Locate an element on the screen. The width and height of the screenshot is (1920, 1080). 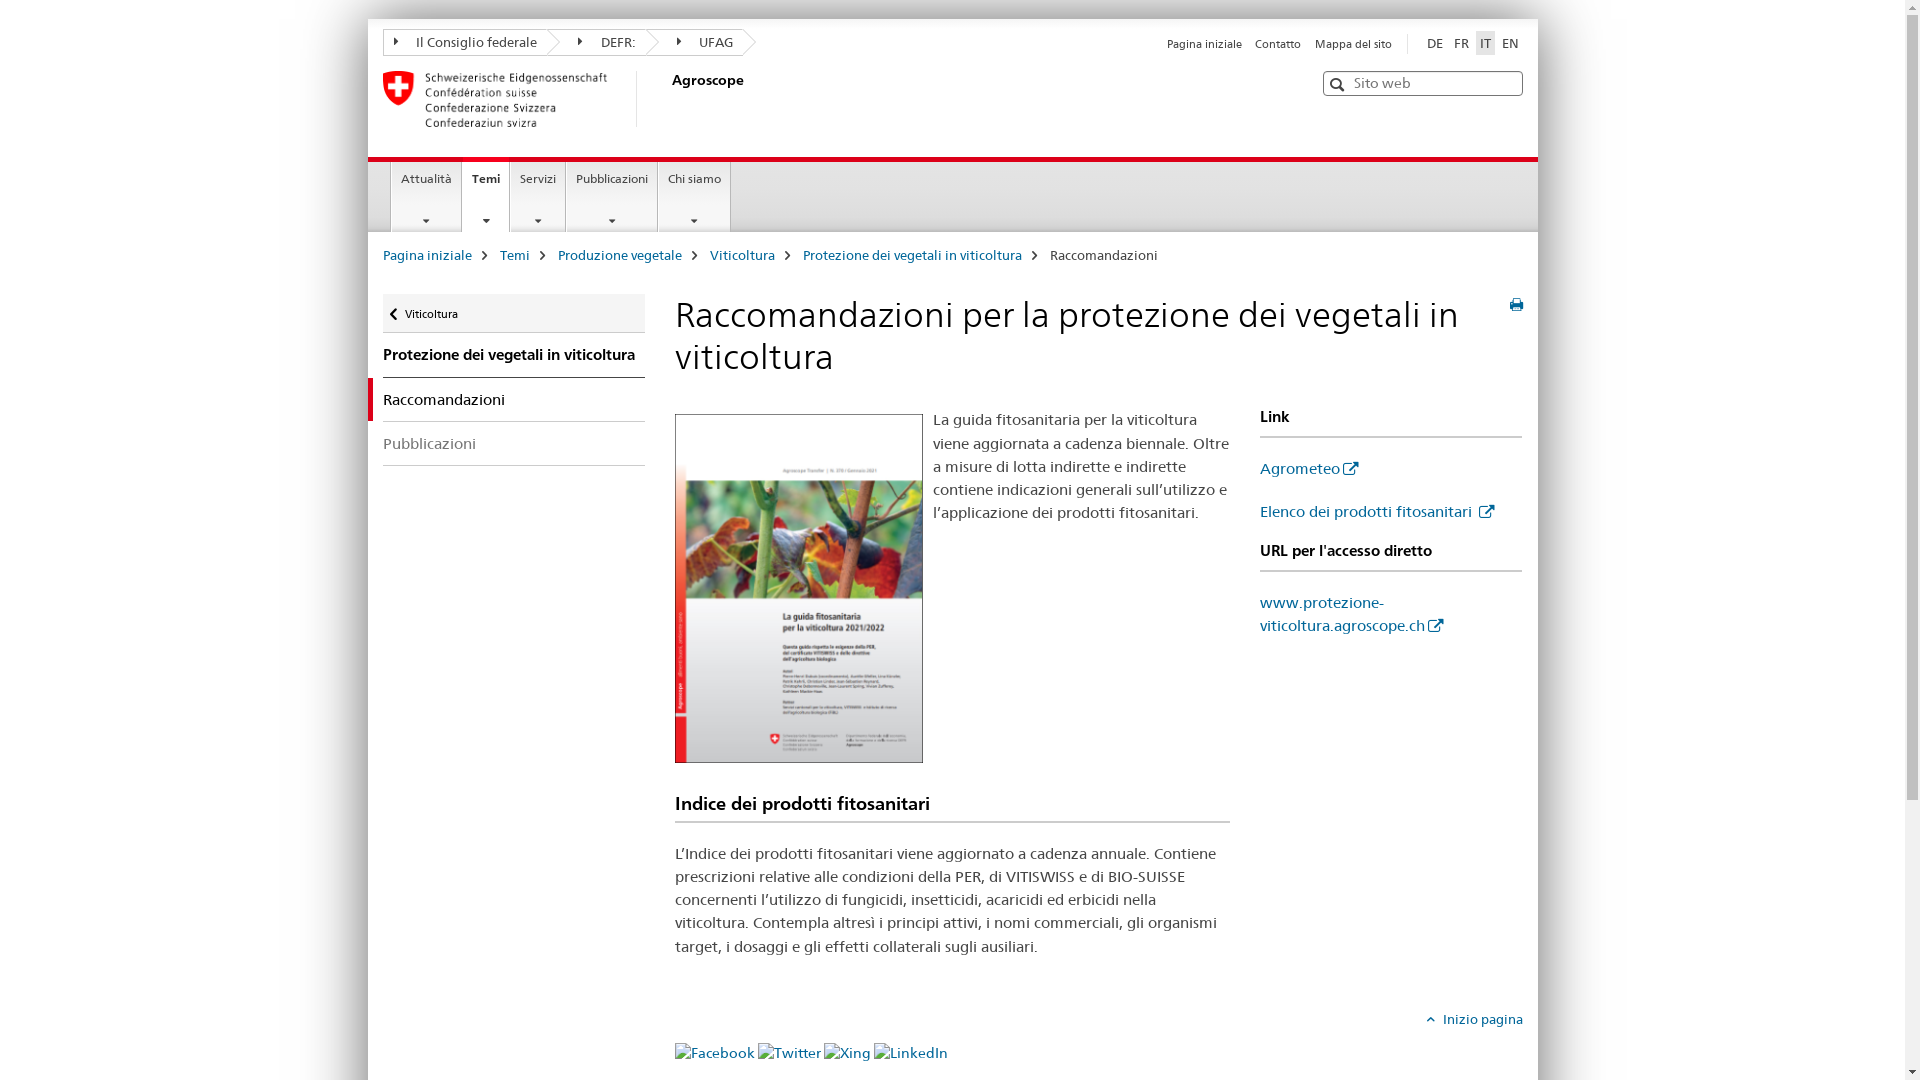
'Protezione dei vegetali in viticoltura' is located at coordinates (910, 253).